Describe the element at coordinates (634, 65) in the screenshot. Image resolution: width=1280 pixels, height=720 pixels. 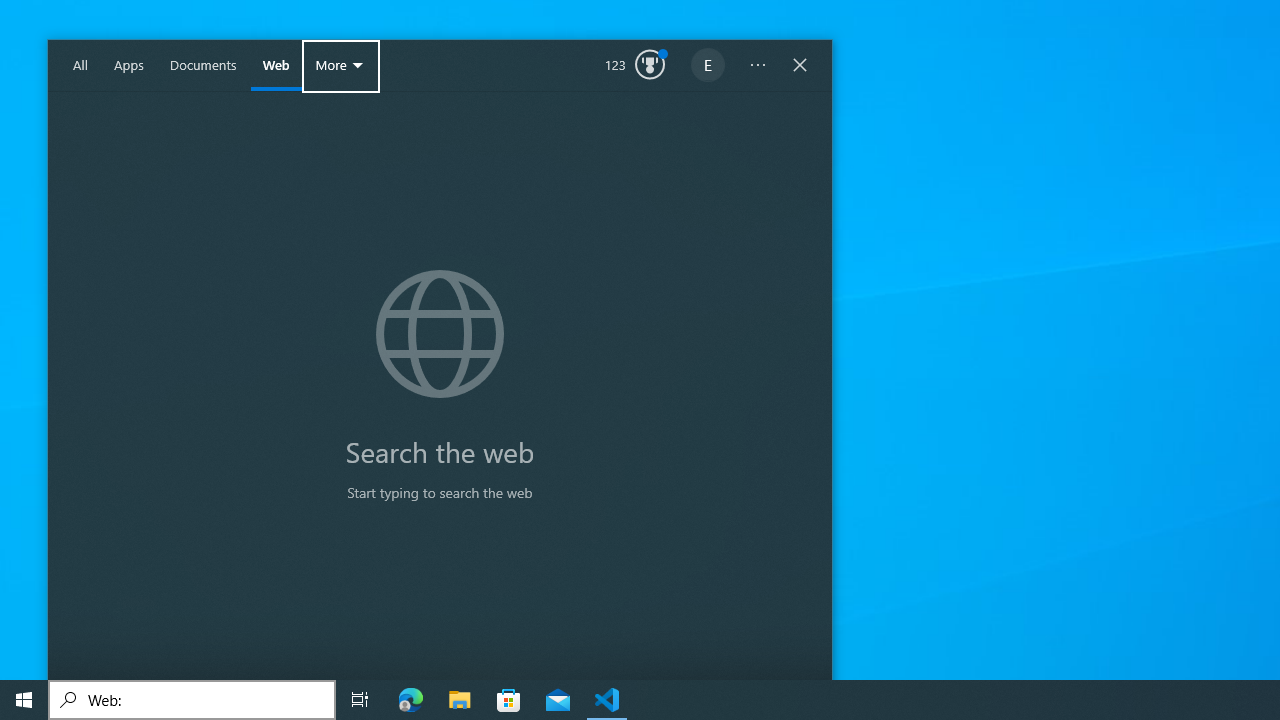
I see `'Microsoft Rewards balance: 123'` at that location.